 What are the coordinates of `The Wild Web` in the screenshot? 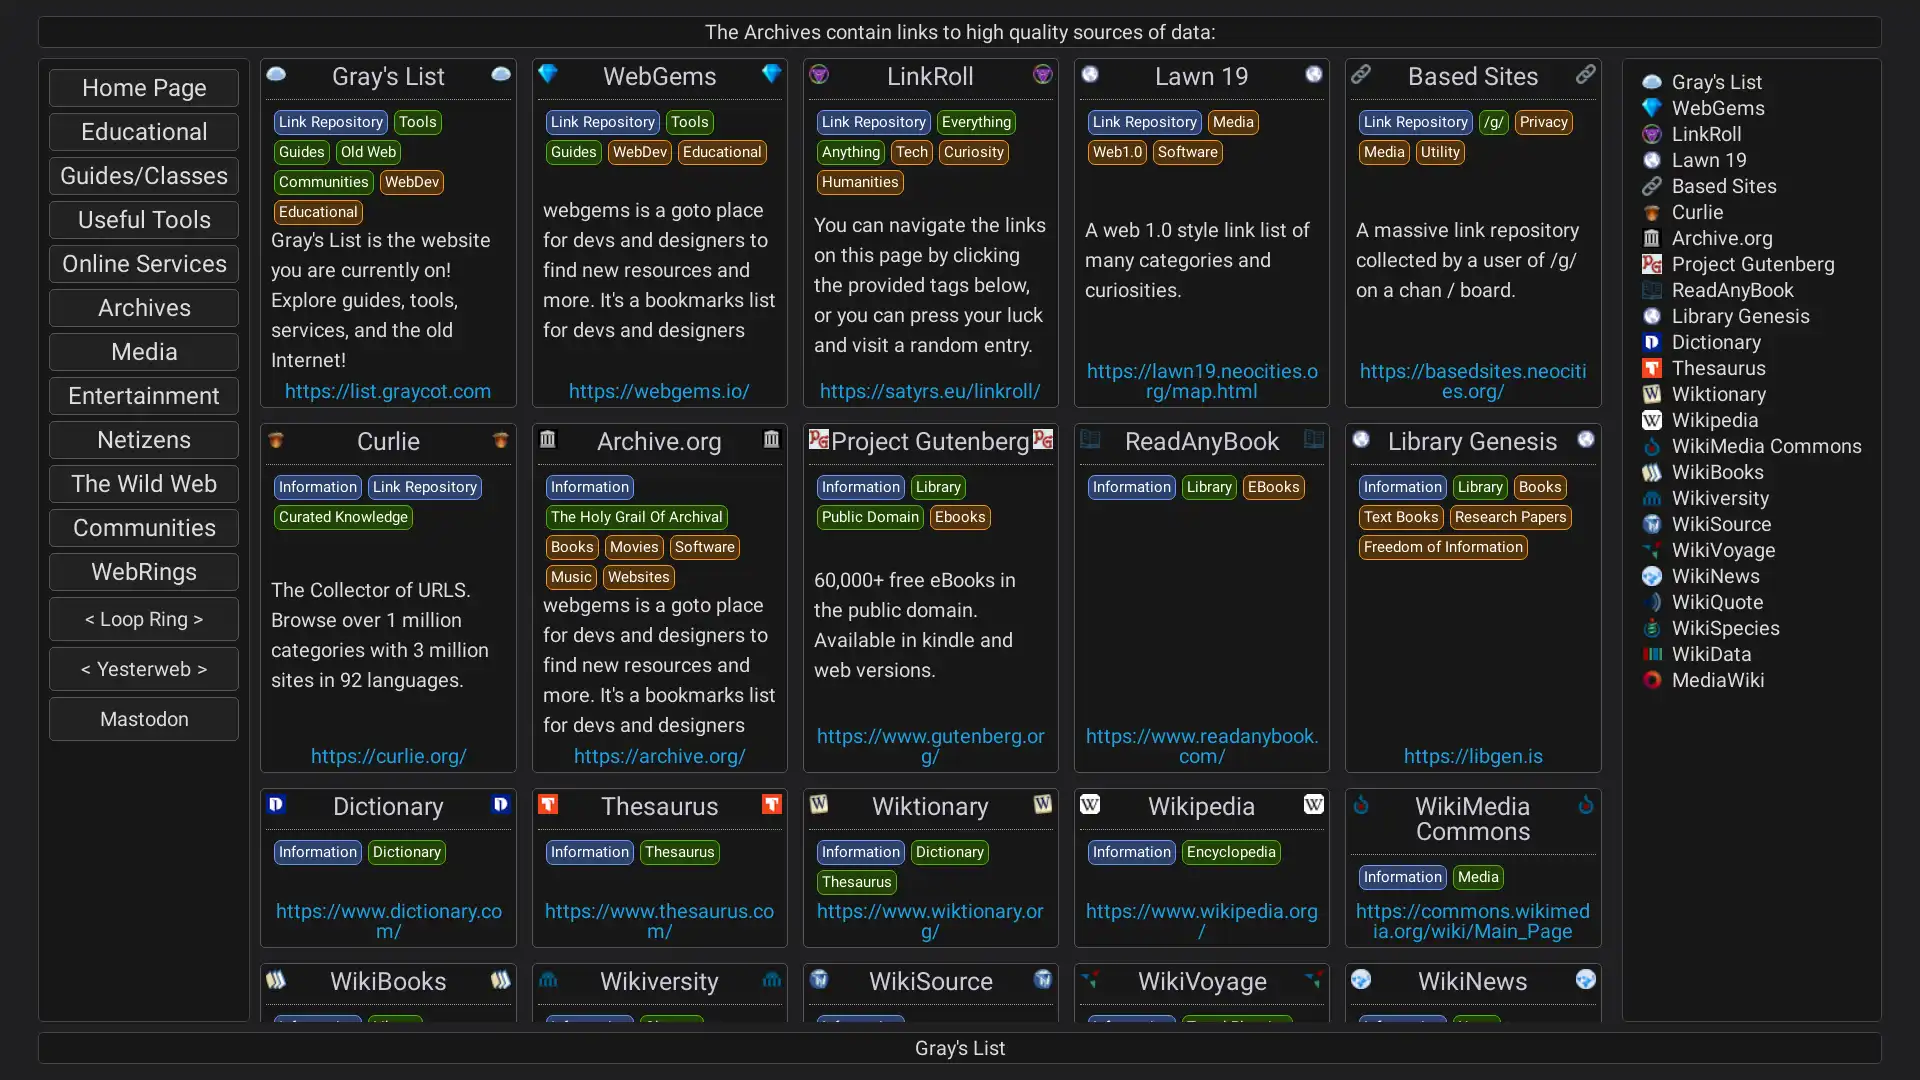 It's located at (143, 483).